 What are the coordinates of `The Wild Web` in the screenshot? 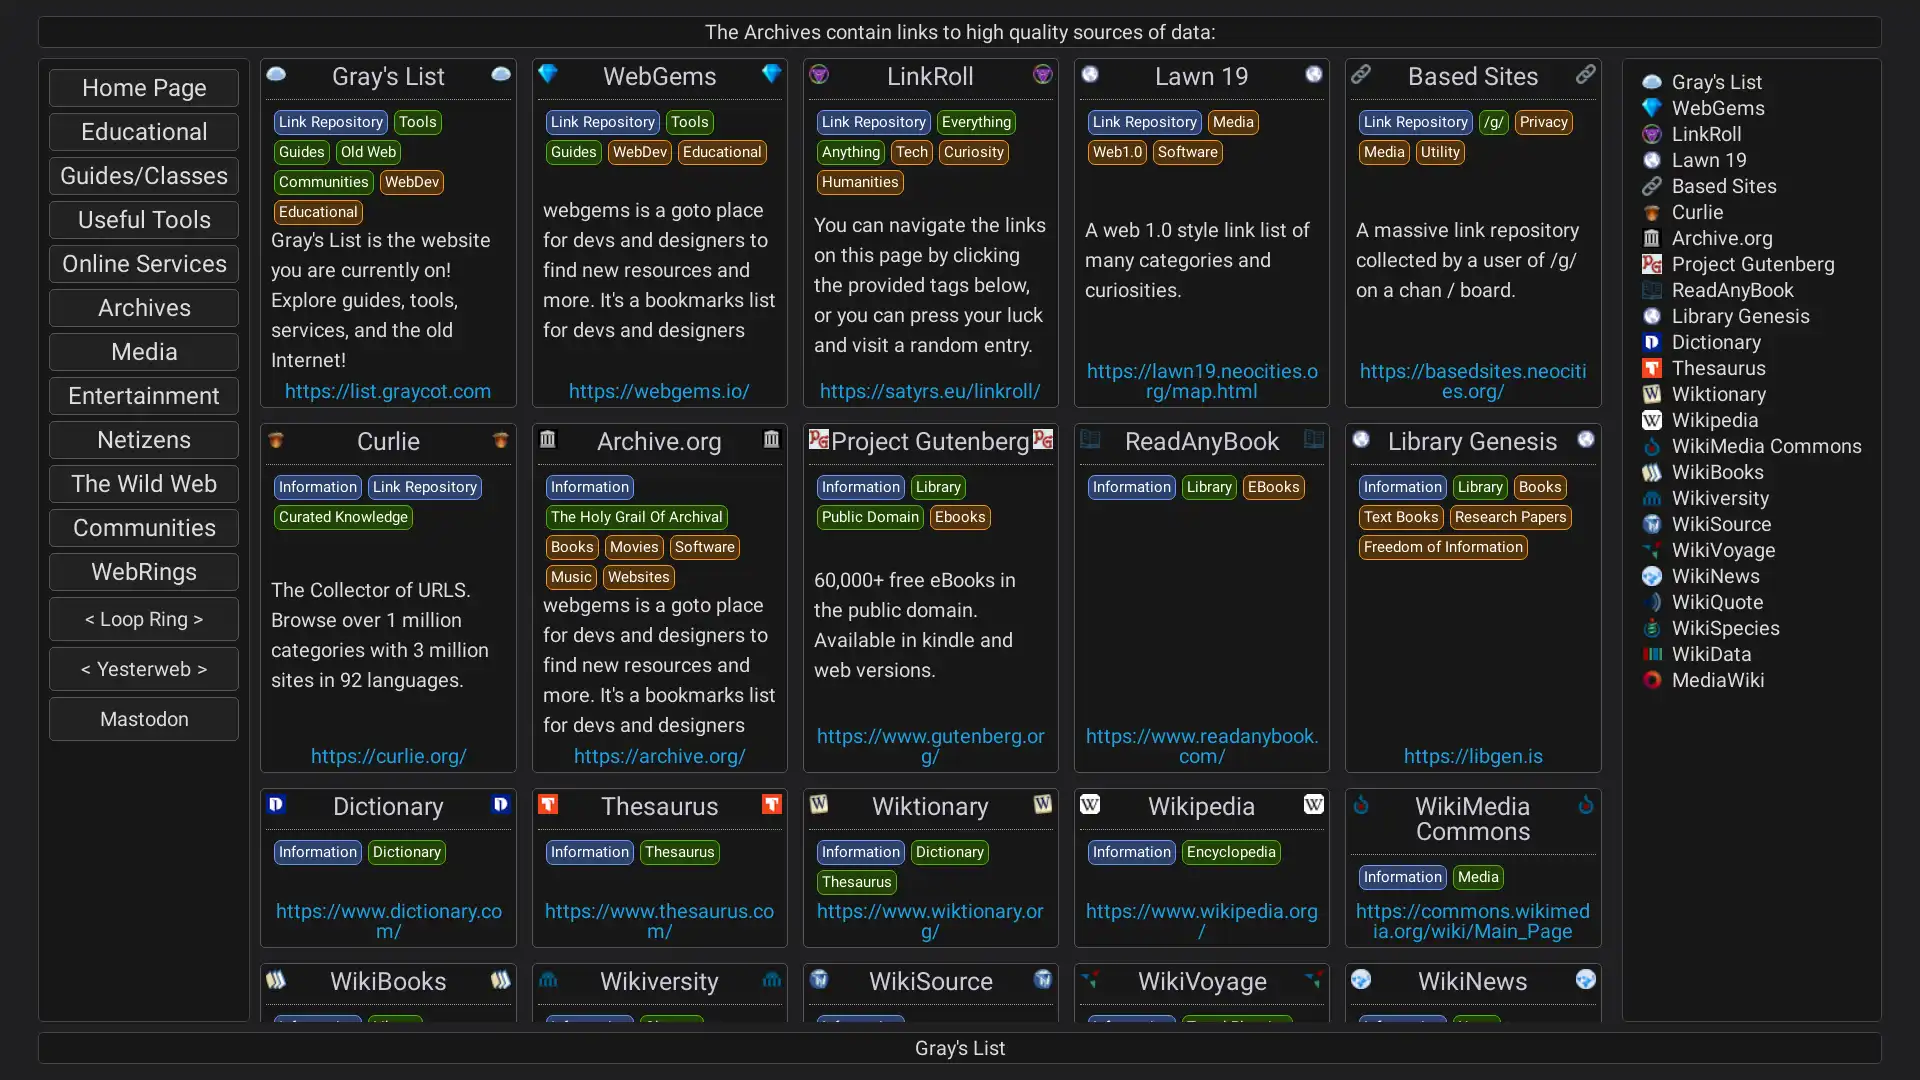 It's located at (143, 483).